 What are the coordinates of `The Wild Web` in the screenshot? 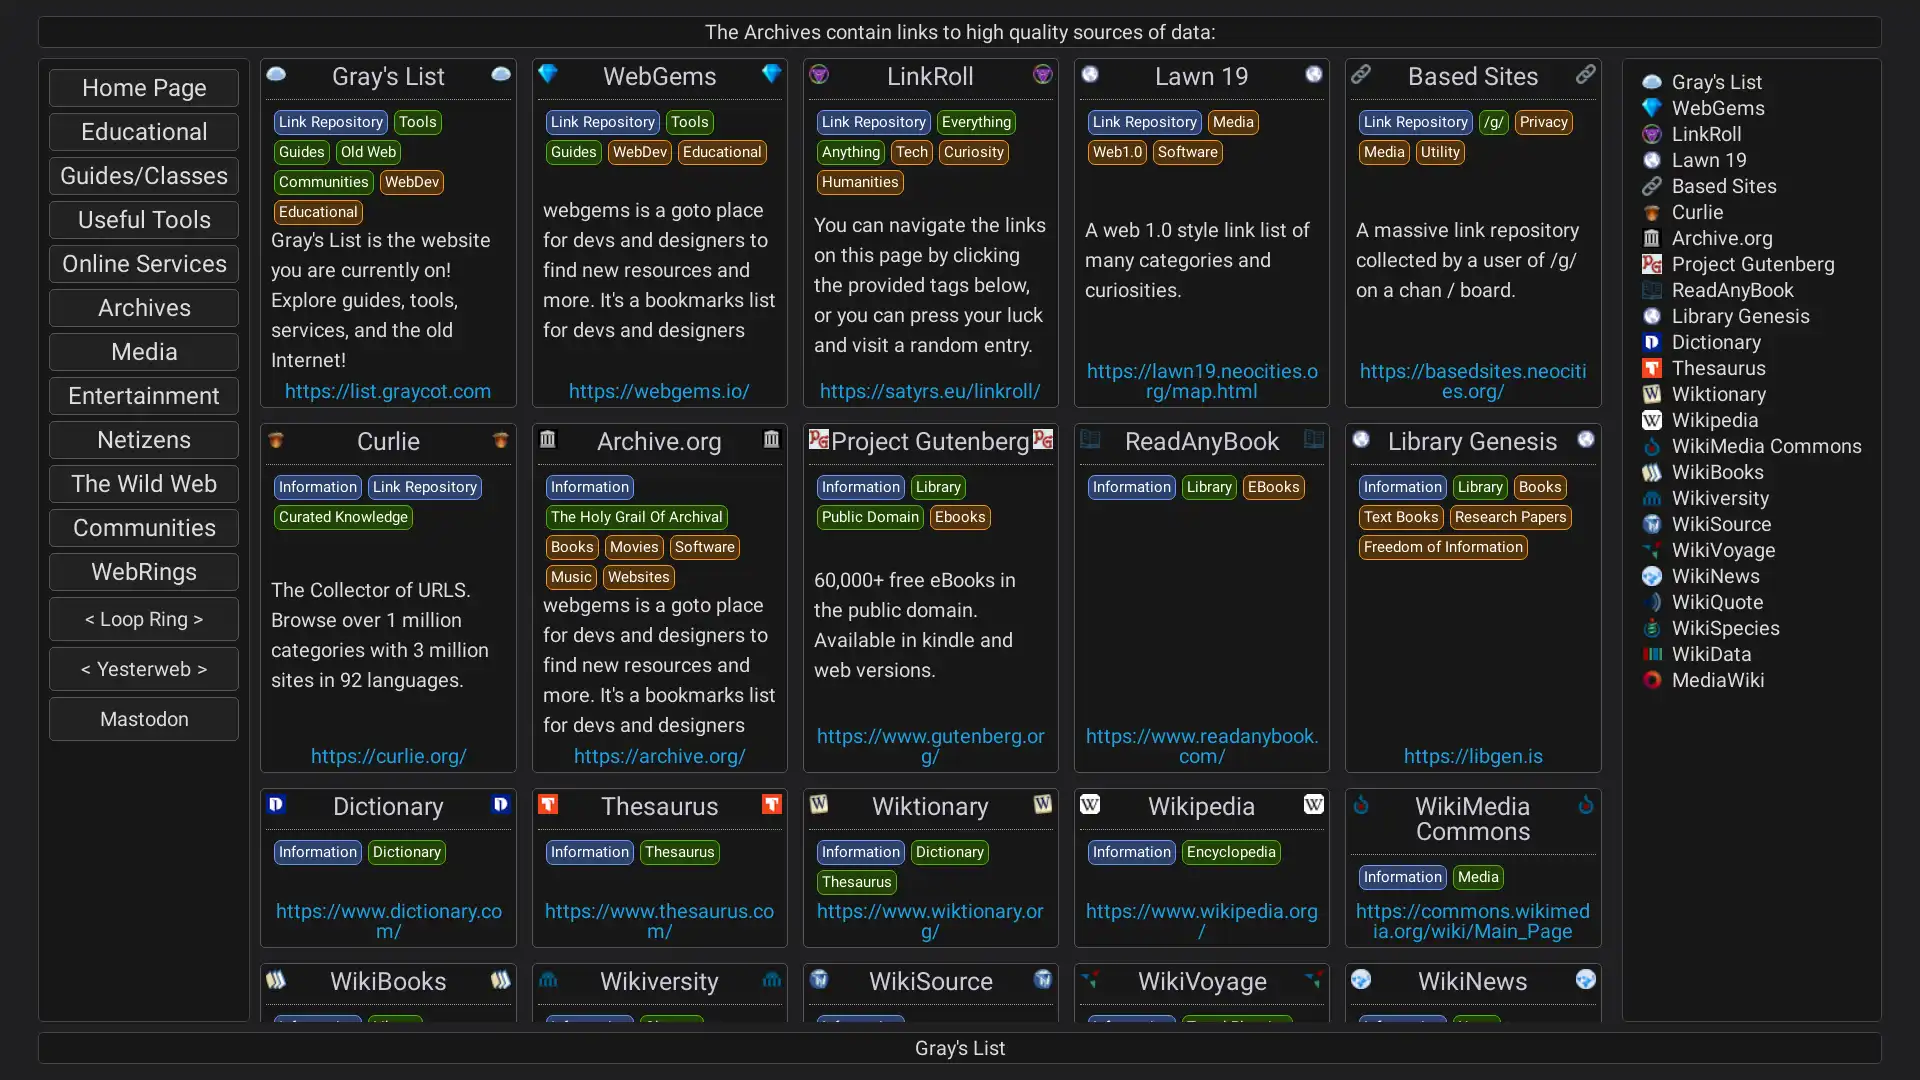 It's located at (143, 483).